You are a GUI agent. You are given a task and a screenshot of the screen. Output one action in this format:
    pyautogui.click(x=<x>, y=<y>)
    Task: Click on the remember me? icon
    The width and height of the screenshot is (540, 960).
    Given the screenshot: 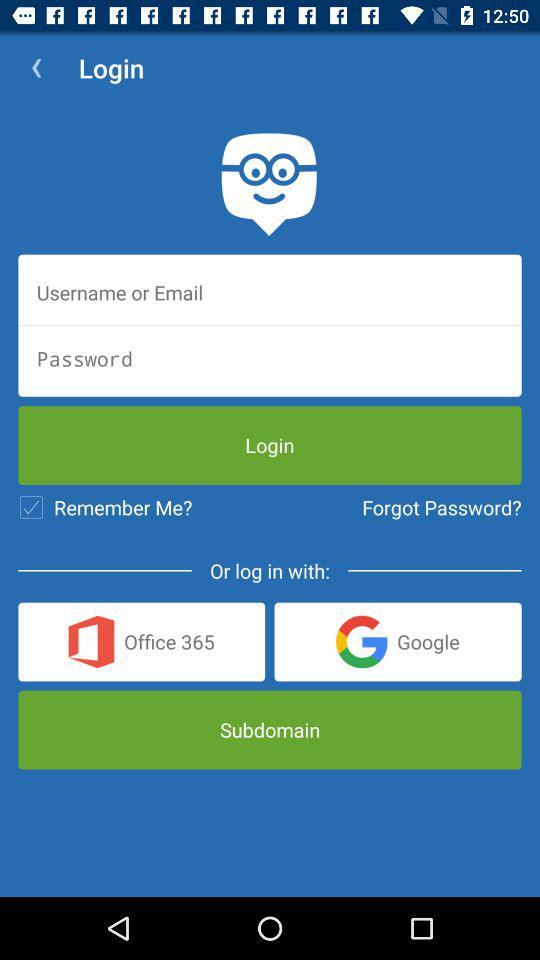 What is the action you would take?
    pyautogui.click(x=105, y=506)
    